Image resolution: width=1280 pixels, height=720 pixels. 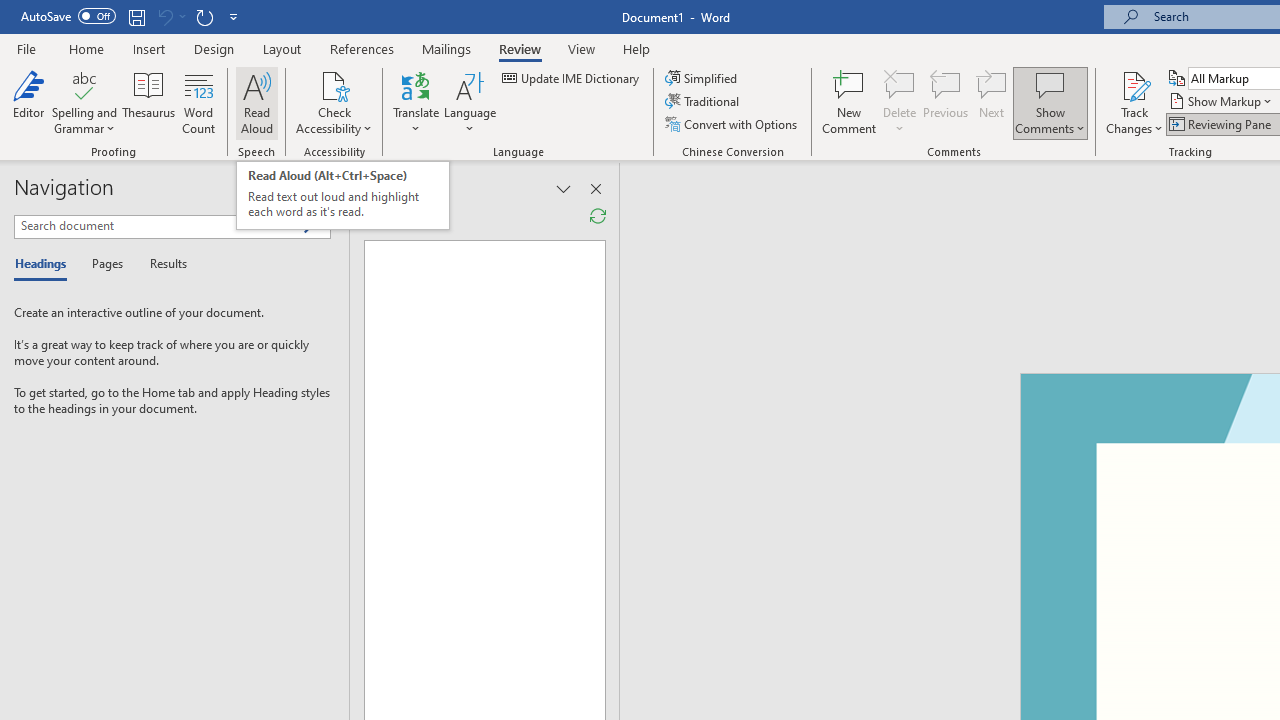 I want to click on 'Thesaurus...', so click(x=148, y=103).